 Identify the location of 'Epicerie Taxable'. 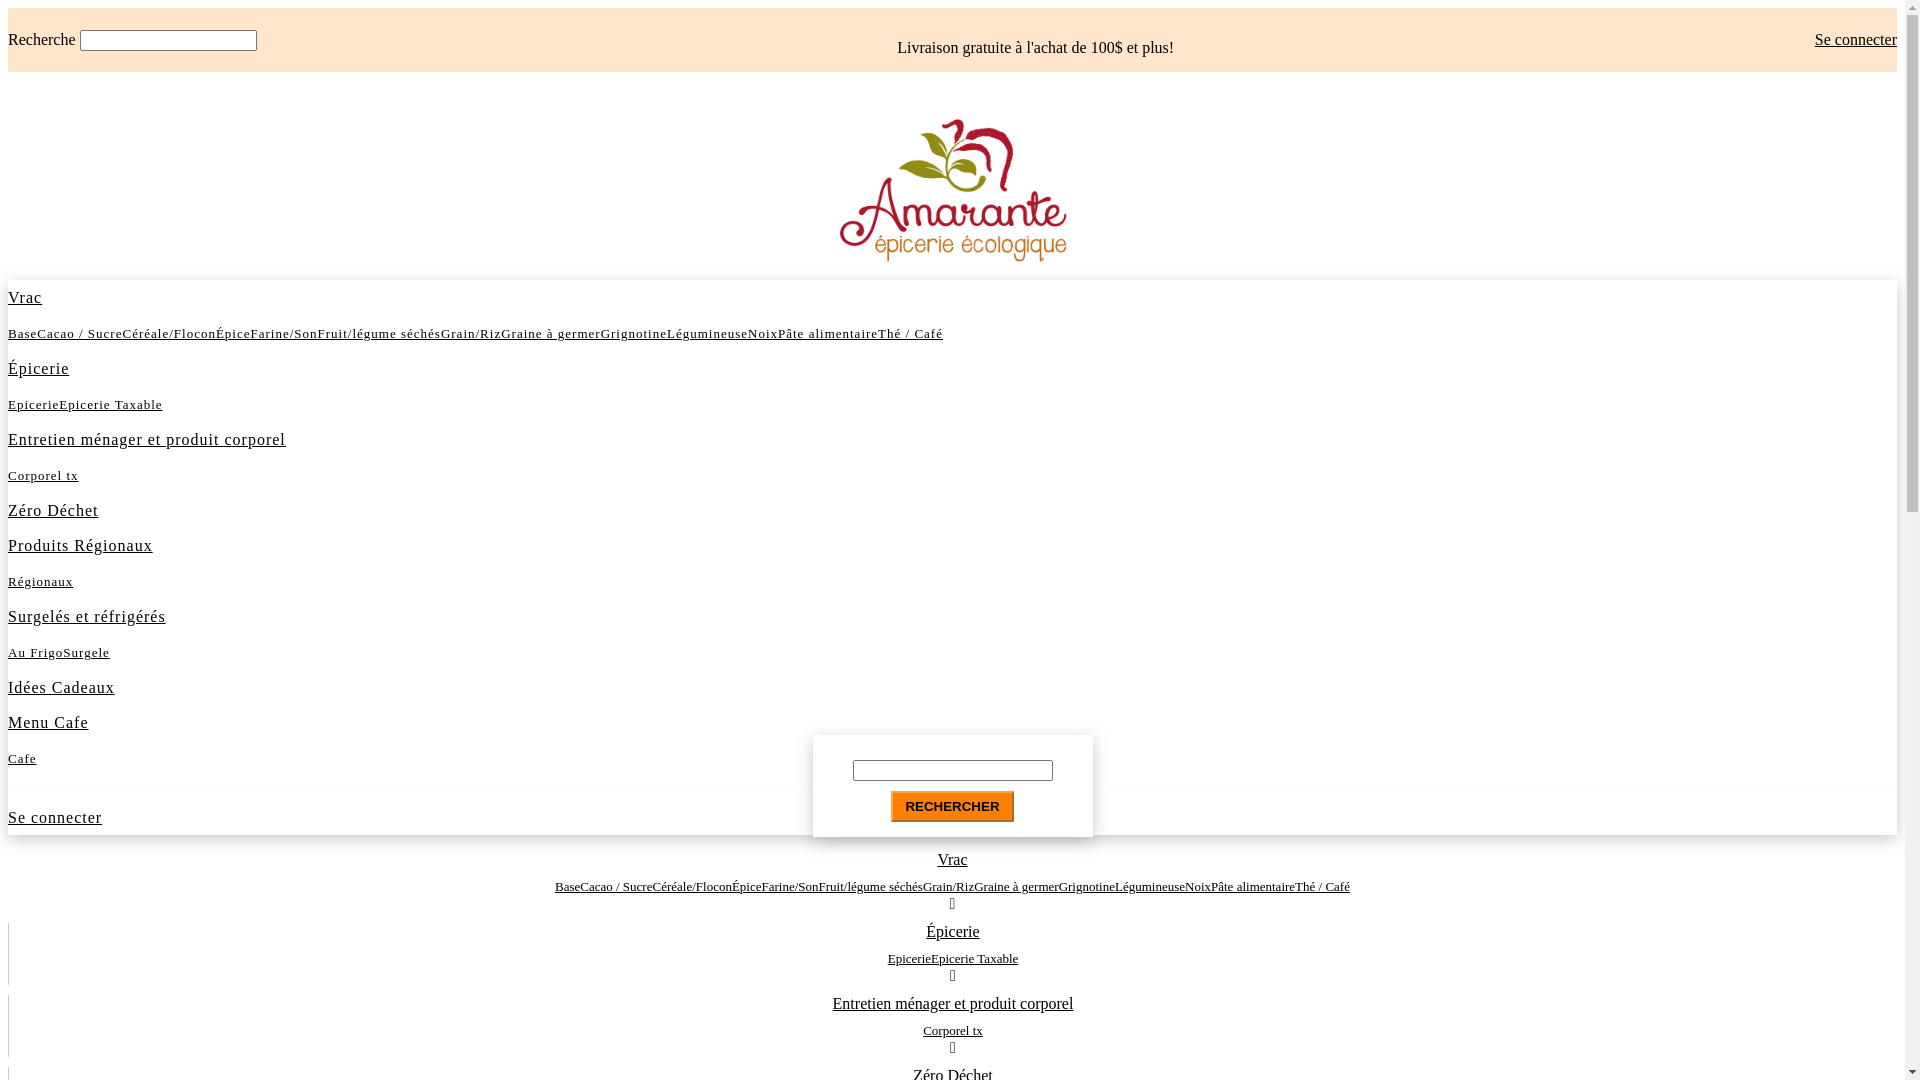
(974, 957).